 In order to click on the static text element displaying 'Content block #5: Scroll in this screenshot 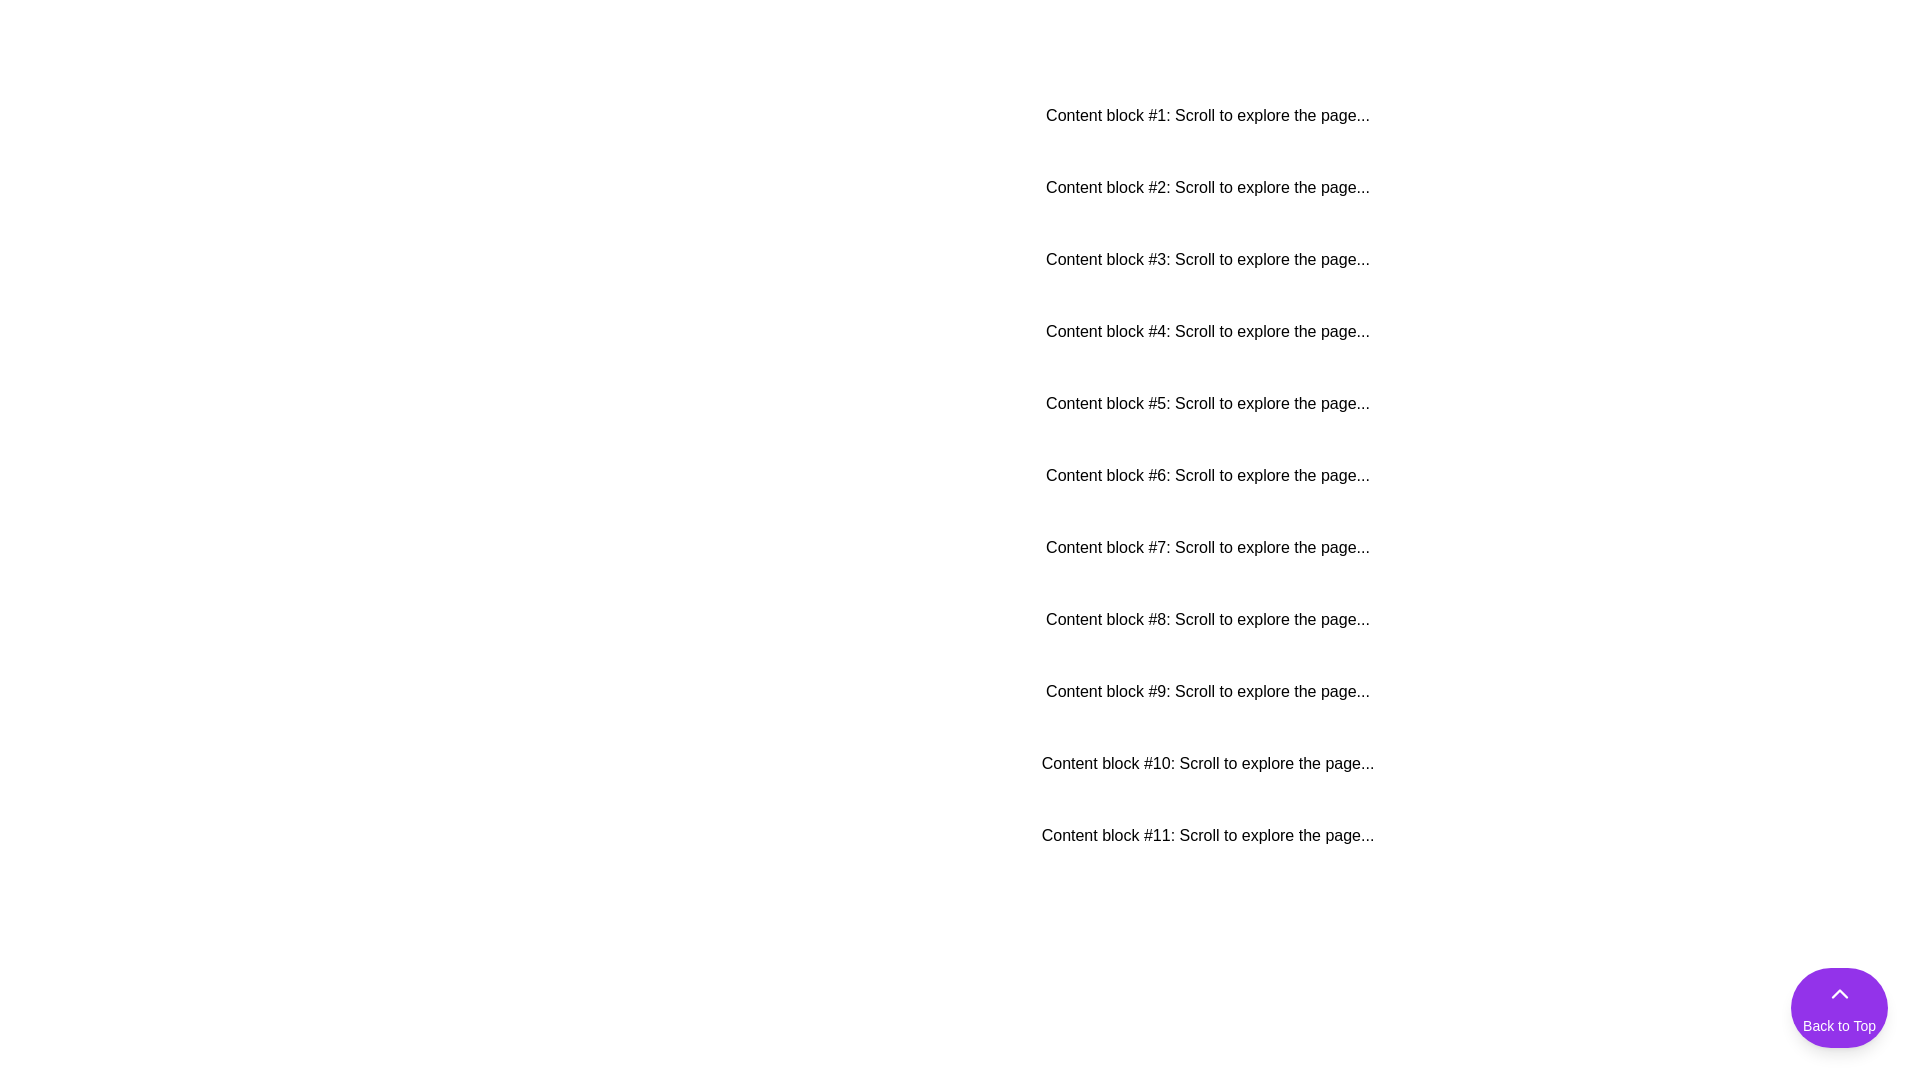, I will do `click(1207, 404)`.